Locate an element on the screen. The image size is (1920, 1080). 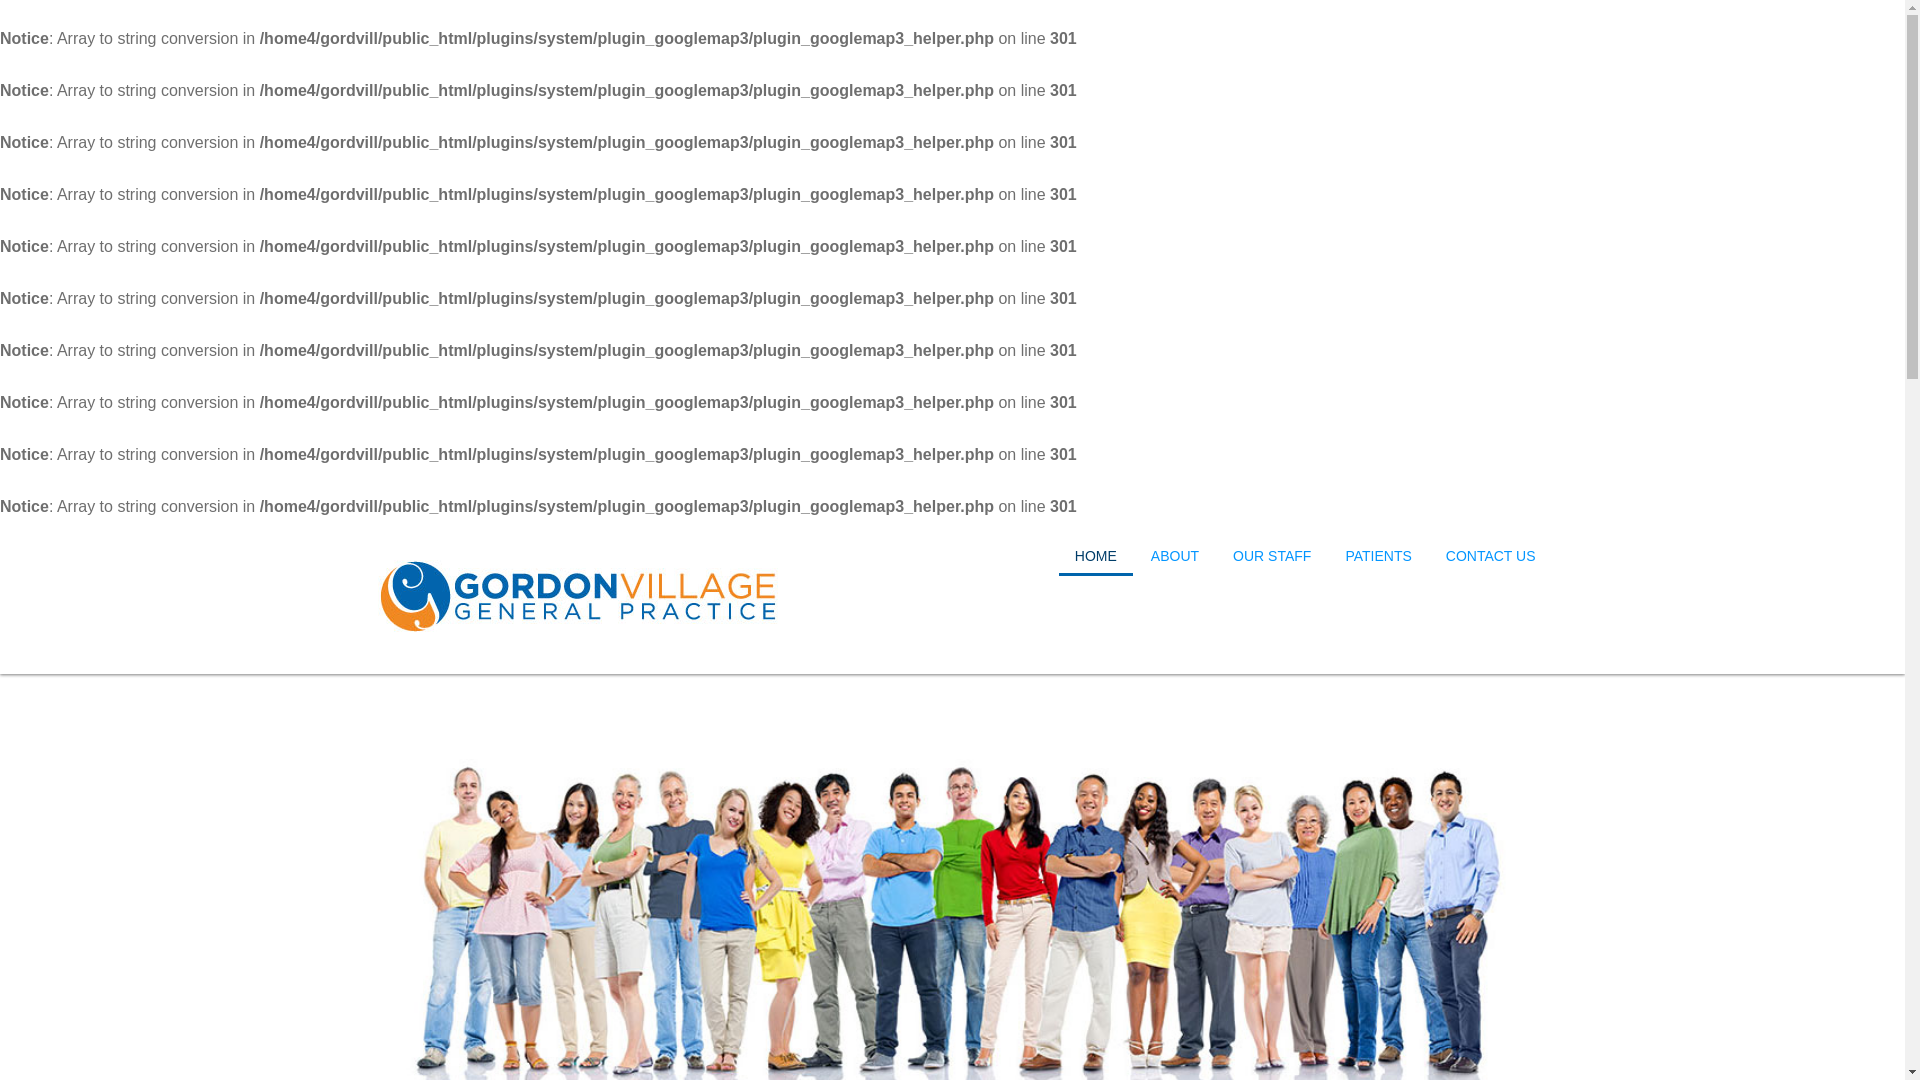
'CONTACT US' is located at coordinates (1491, 555).